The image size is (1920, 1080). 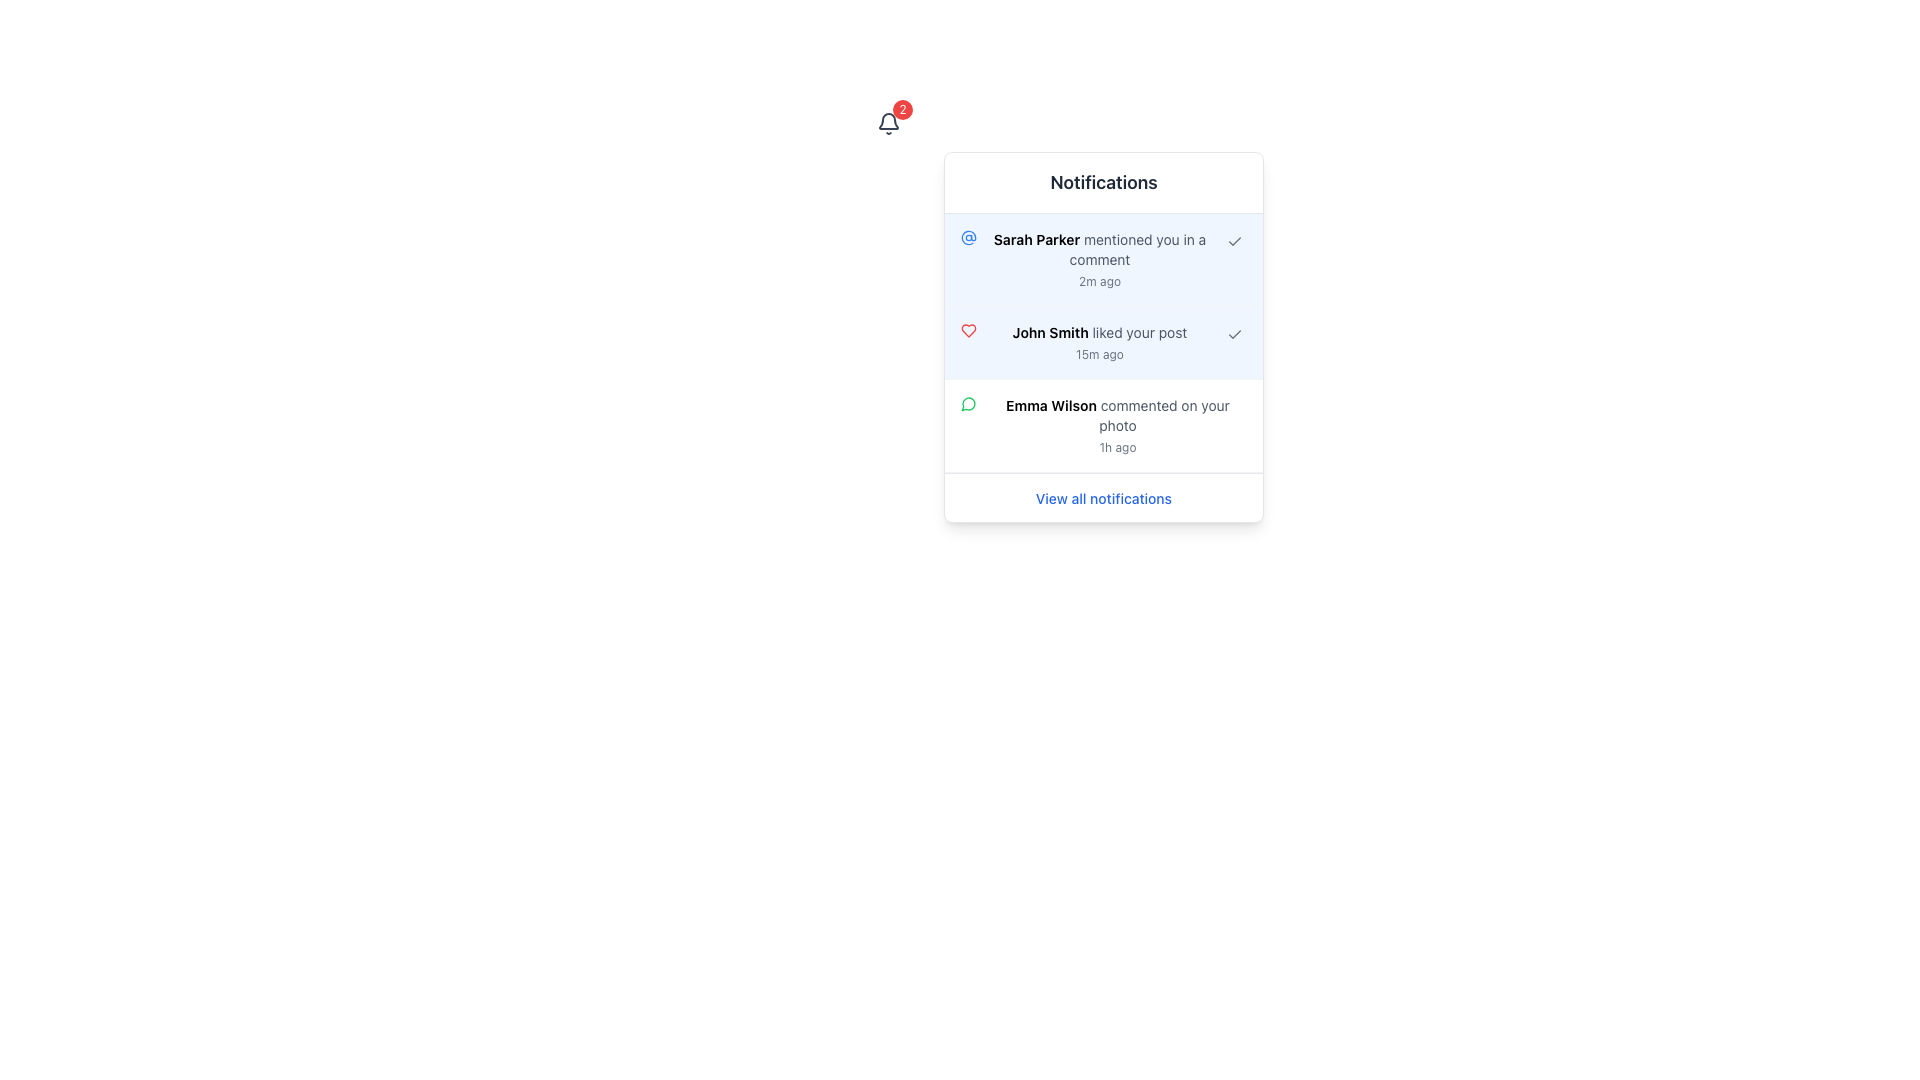 I want to click on the first notification item in the notification panel that informs about Sarah Parker mentioning you in a comment, so click(x=1098, y=258).